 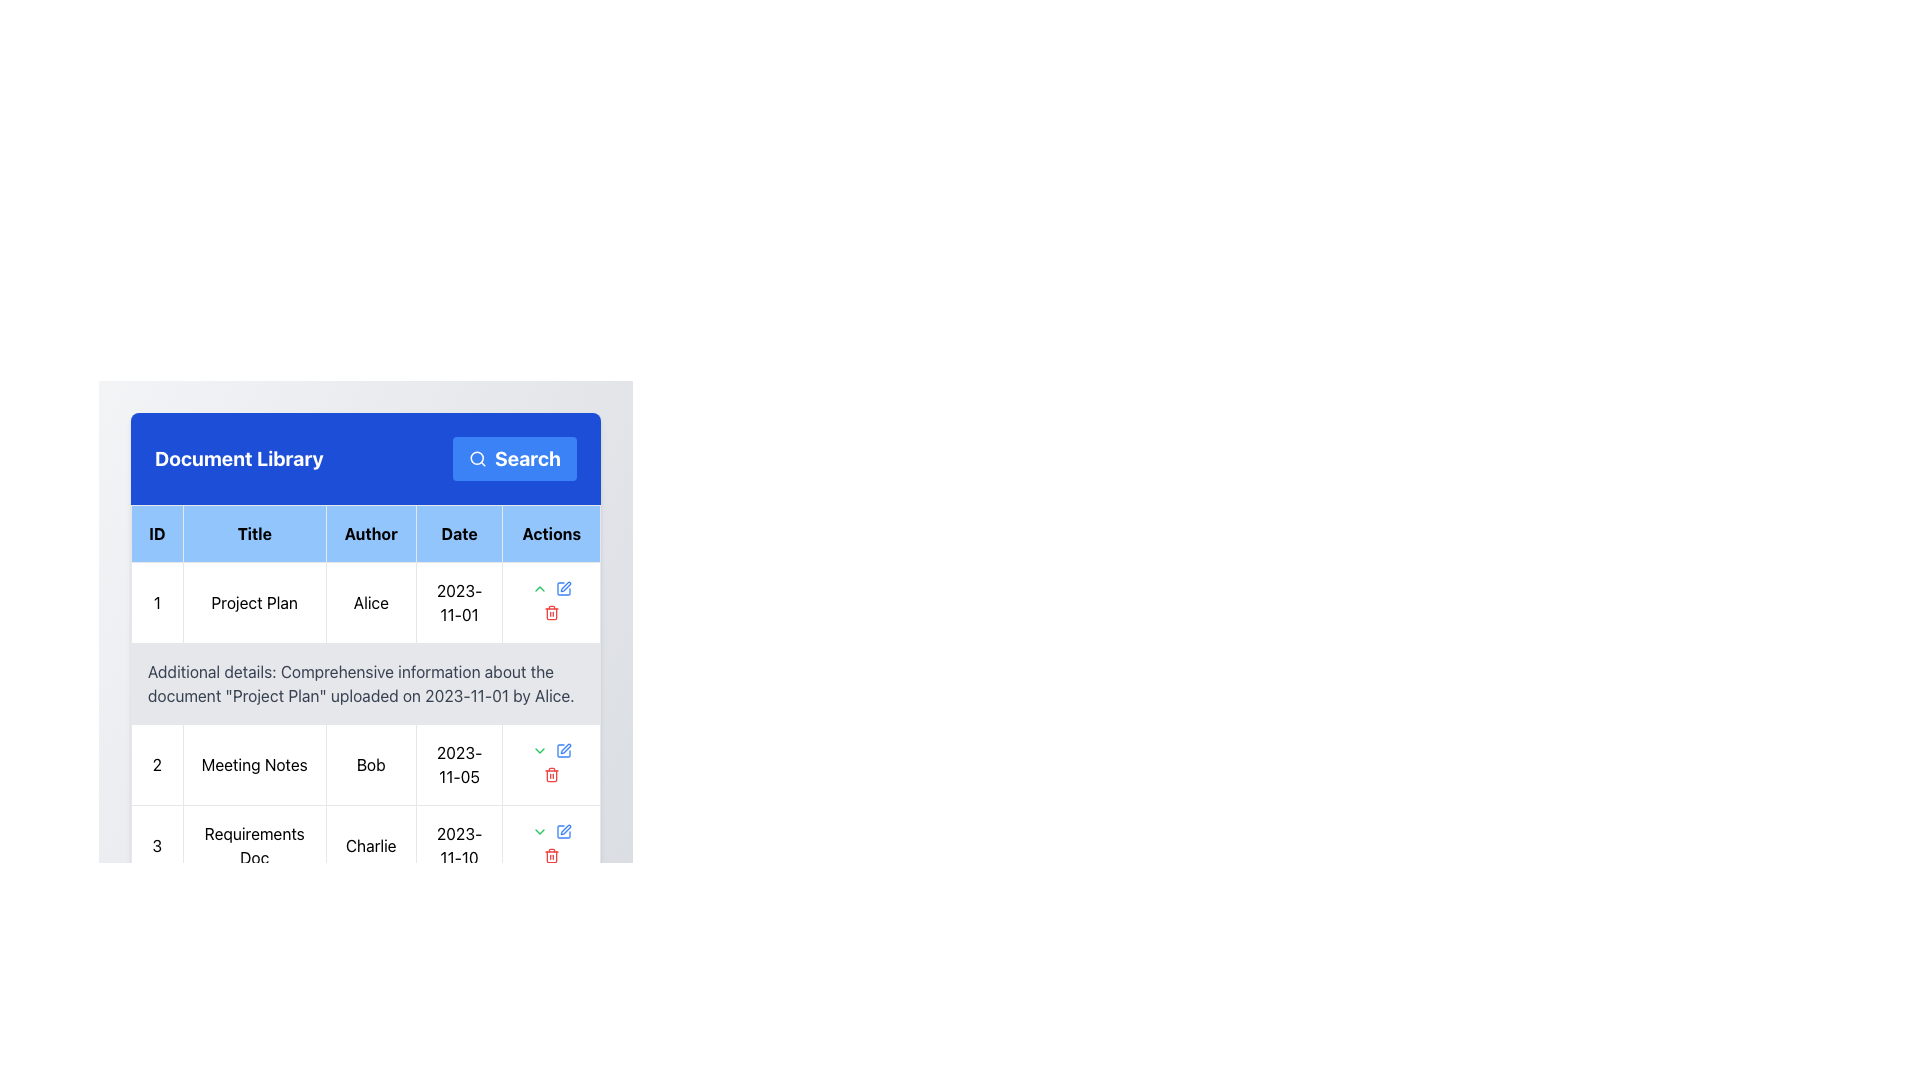 I want to click on the text label displaying the date of the document 'Requirements Doc' by 'Charlie' located in the fourth column of the third row in the 'Document Library' section, so click(x=458, y=845).